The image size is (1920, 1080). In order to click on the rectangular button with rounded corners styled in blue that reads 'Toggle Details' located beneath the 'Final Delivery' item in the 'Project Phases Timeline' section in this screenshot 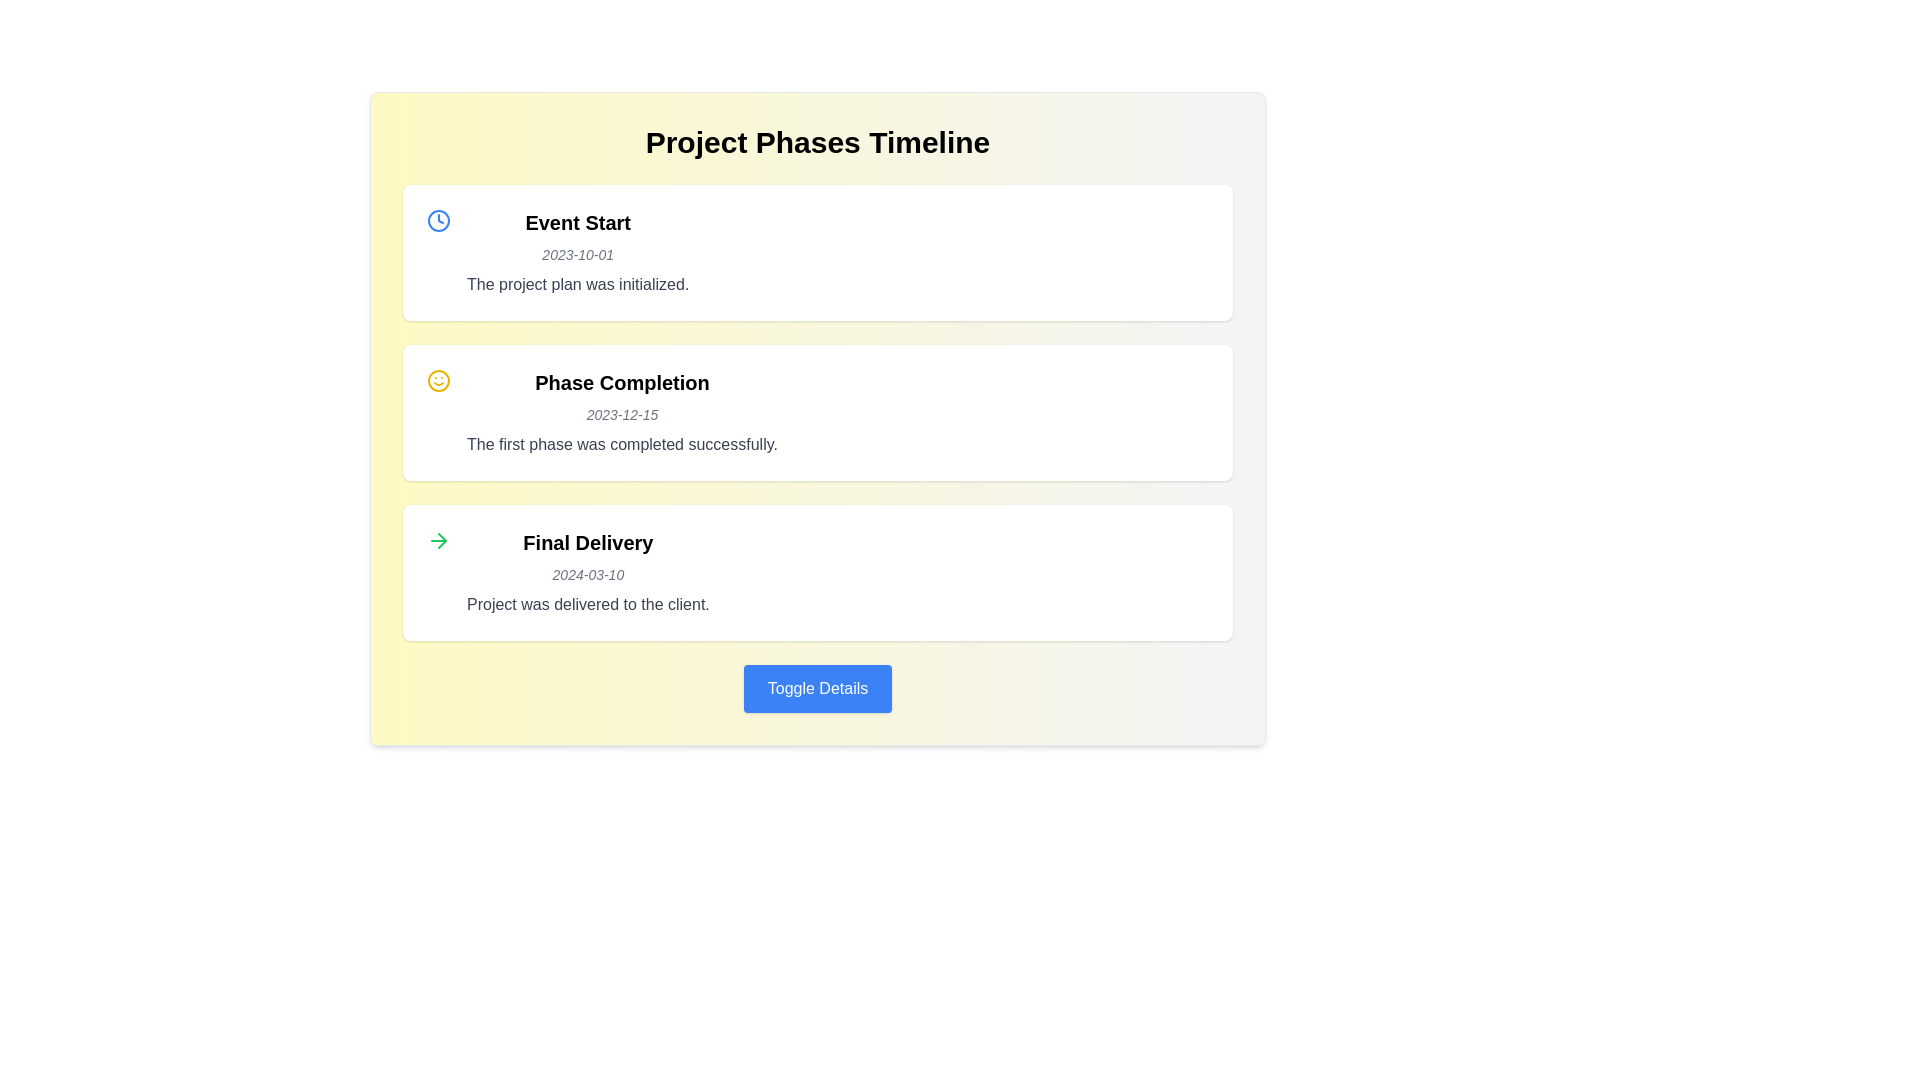, I will do `click(817, 688)`.